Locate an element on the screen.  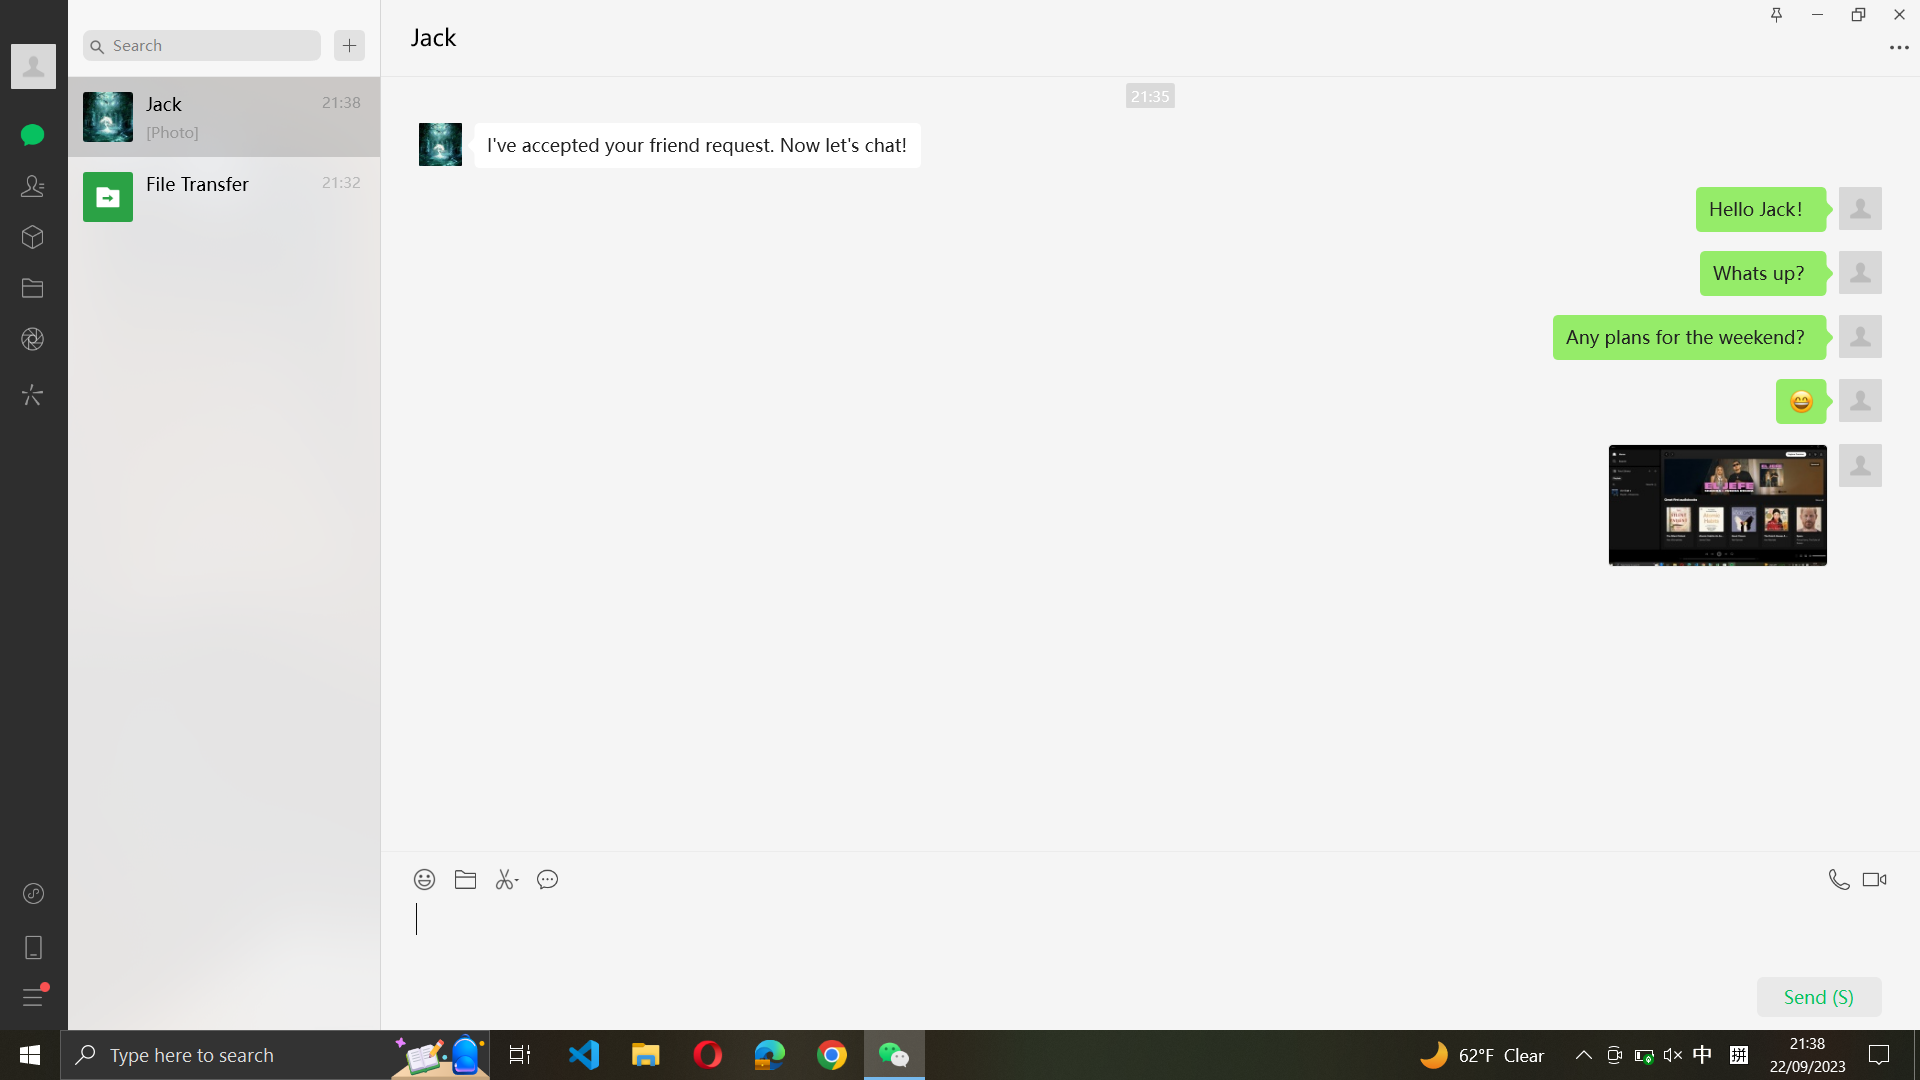
Write "Hello" to Jack in the message box and press send is located at coordinates (1147, 960).